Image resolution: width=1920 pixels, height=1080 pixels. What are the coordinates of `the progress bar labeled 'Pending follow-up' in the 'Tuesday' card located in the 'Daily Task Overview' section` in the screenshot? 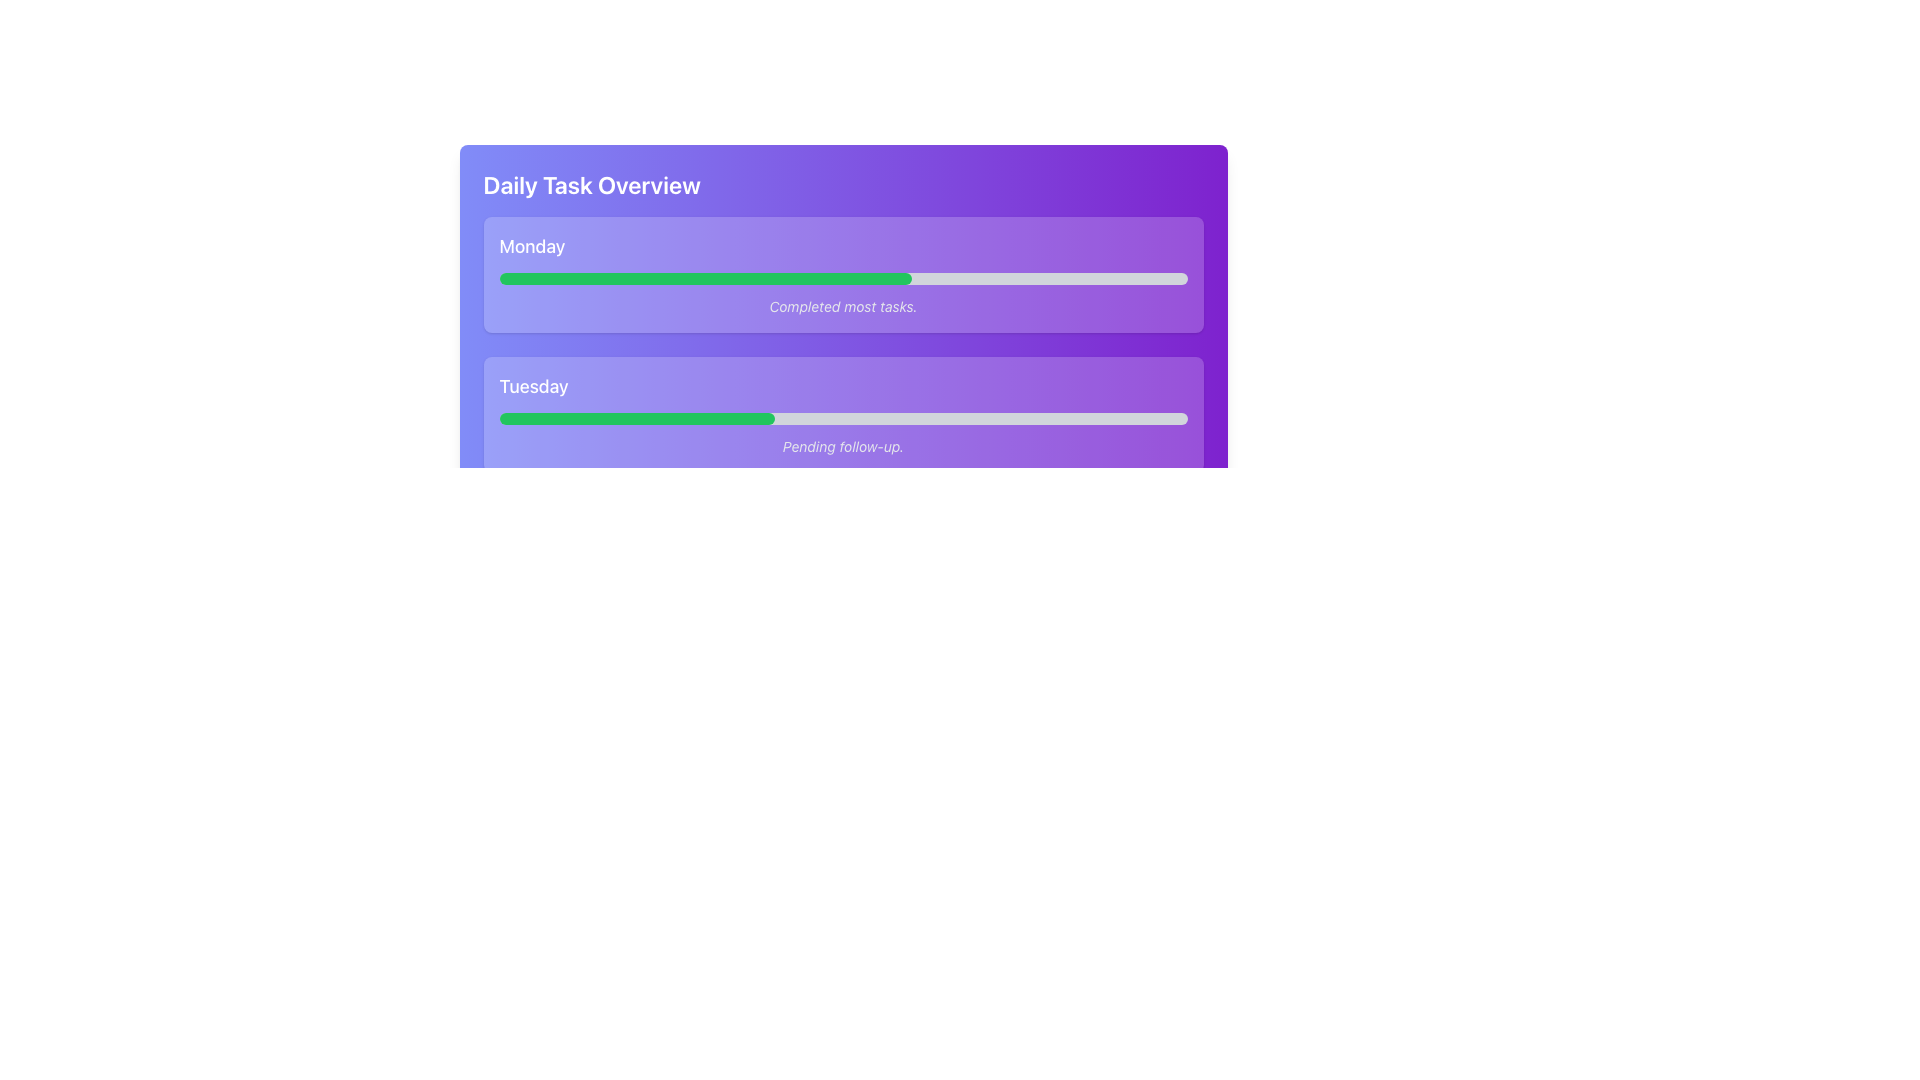 It's located at (843, 418).